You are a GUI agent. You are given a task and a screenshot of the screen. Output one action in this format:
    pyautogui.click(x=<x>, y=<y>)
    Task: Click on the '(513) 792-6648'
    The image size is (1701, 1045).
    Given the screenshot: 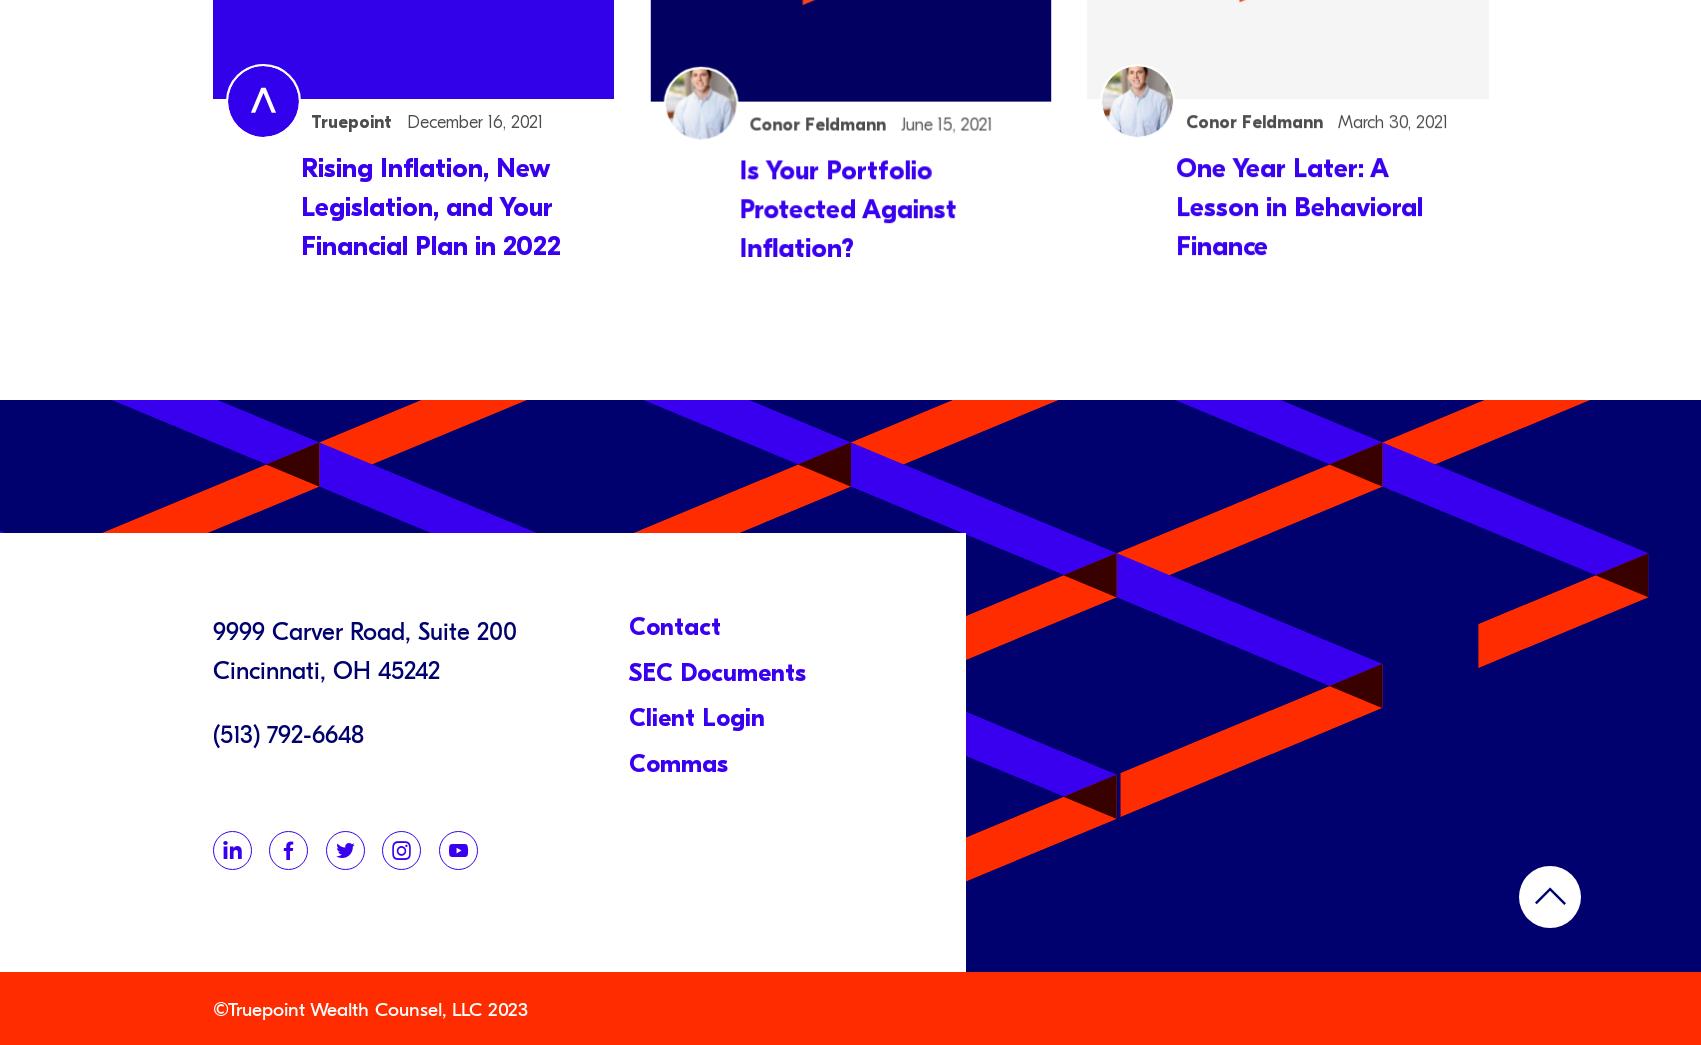 What is the action you would take?
    pyautogui.click(x=287, y=733)
    